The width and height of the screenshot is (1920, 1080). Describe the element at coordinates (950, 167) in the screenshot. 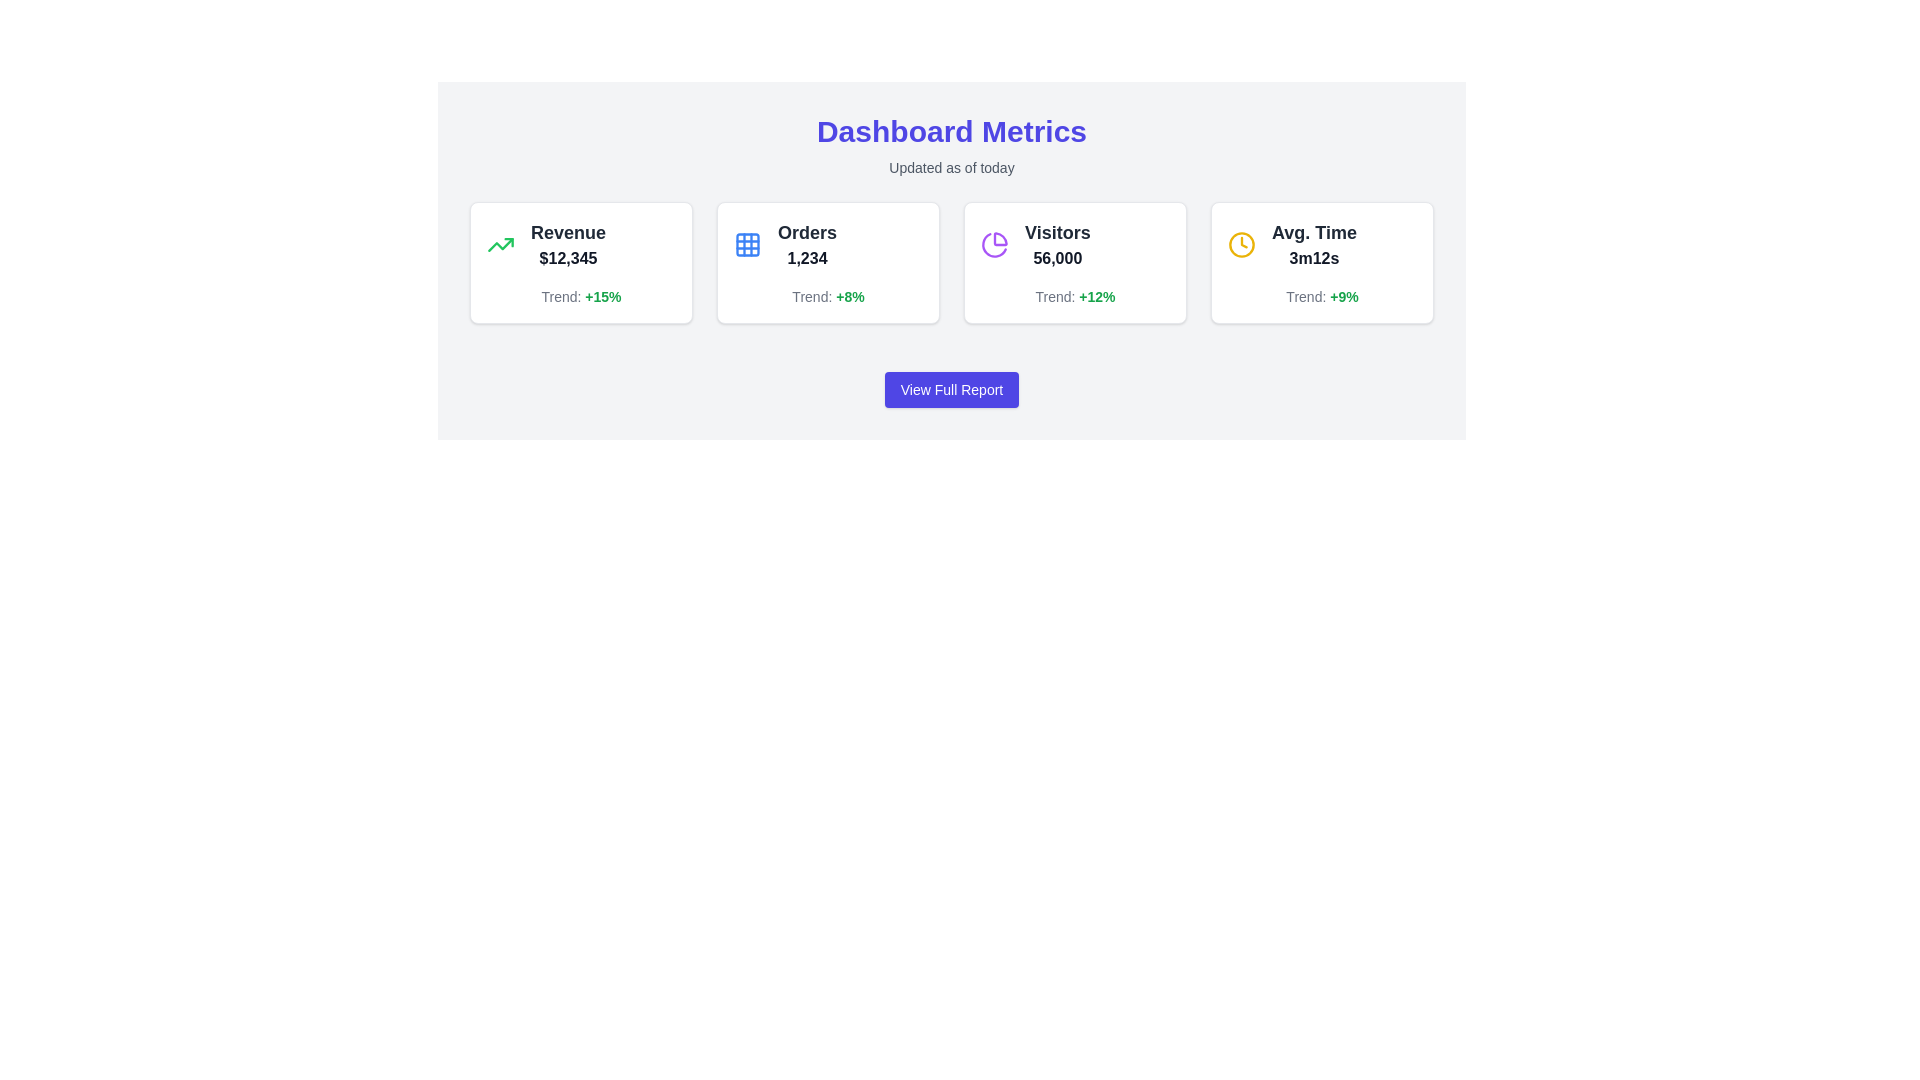

I see `the static text labeled 'Updated as of today.' which is styled with a small gray font and positioned below 'Dashboard Metrics.'` at that location.